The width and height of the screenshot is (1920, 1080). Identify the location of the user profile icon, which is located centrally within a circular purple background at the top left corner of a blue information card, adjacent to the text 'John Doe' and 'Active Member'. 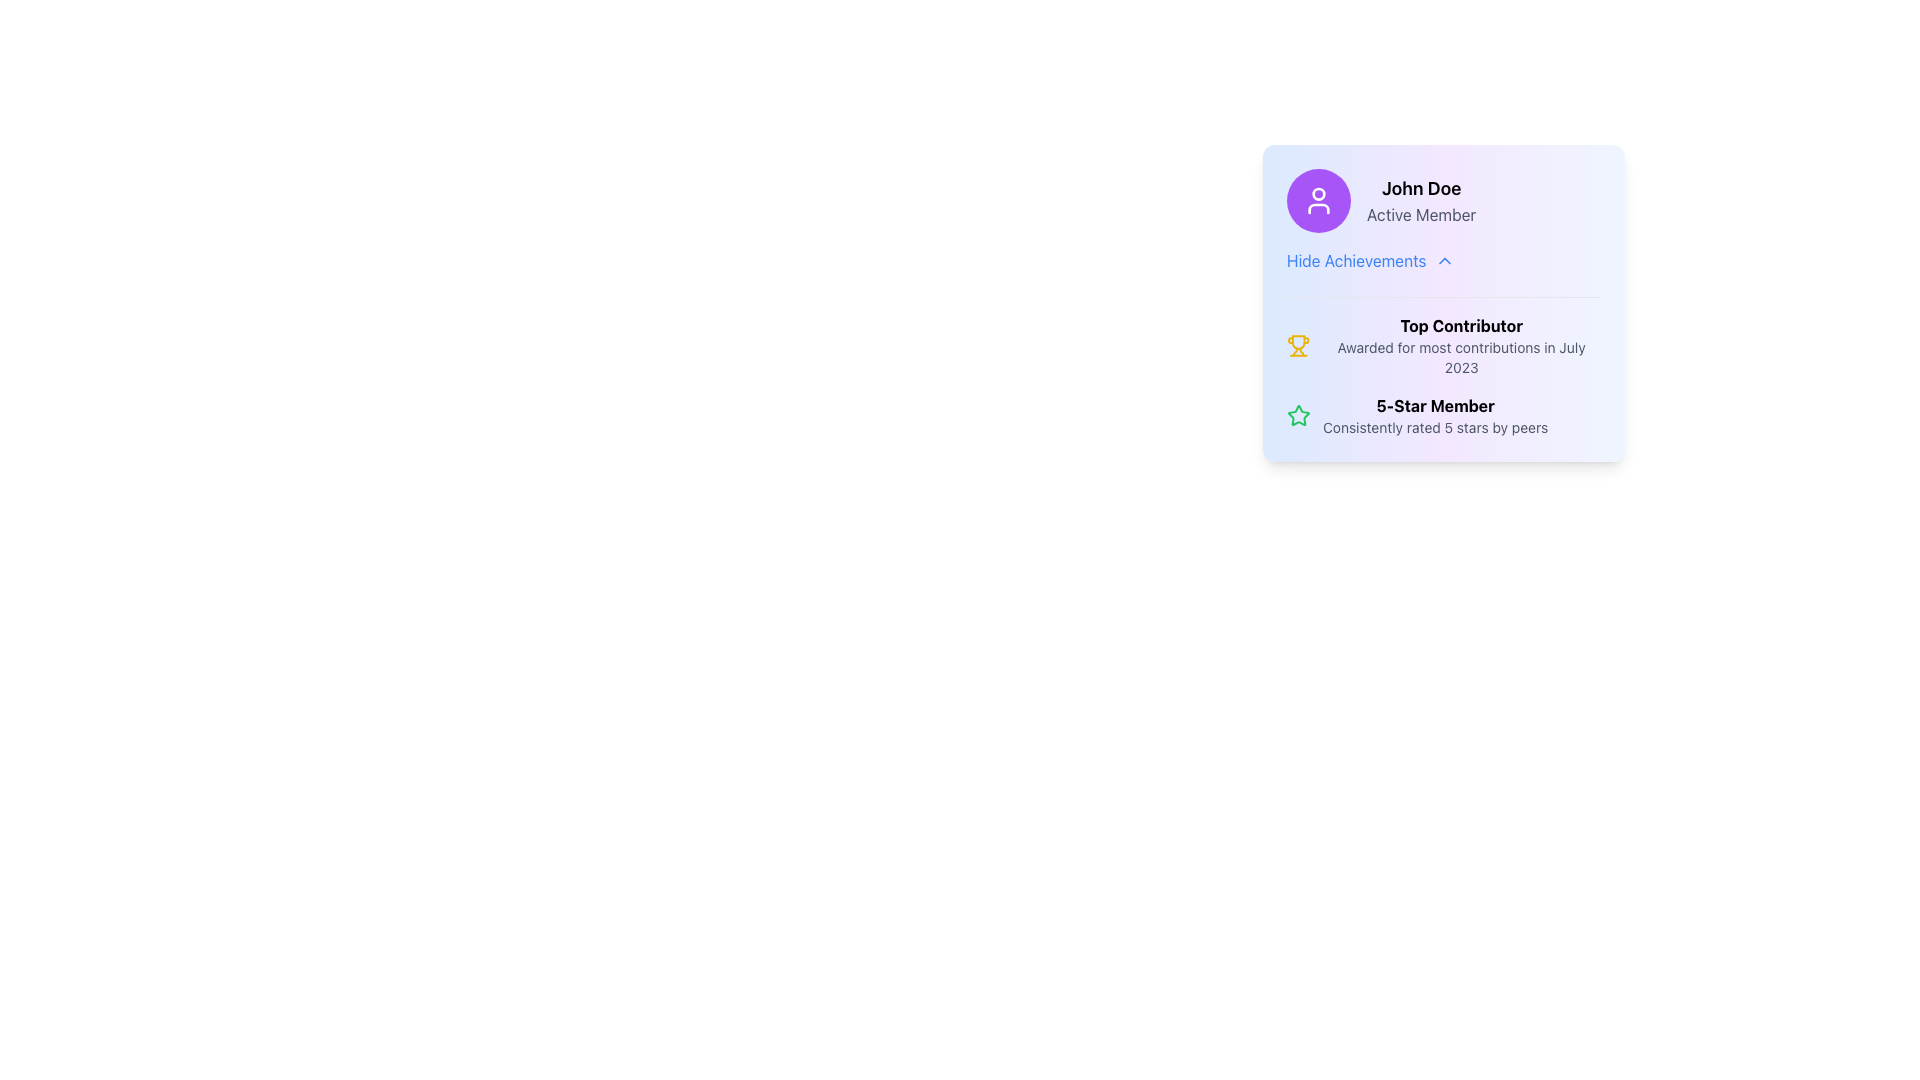
(1319, 200).